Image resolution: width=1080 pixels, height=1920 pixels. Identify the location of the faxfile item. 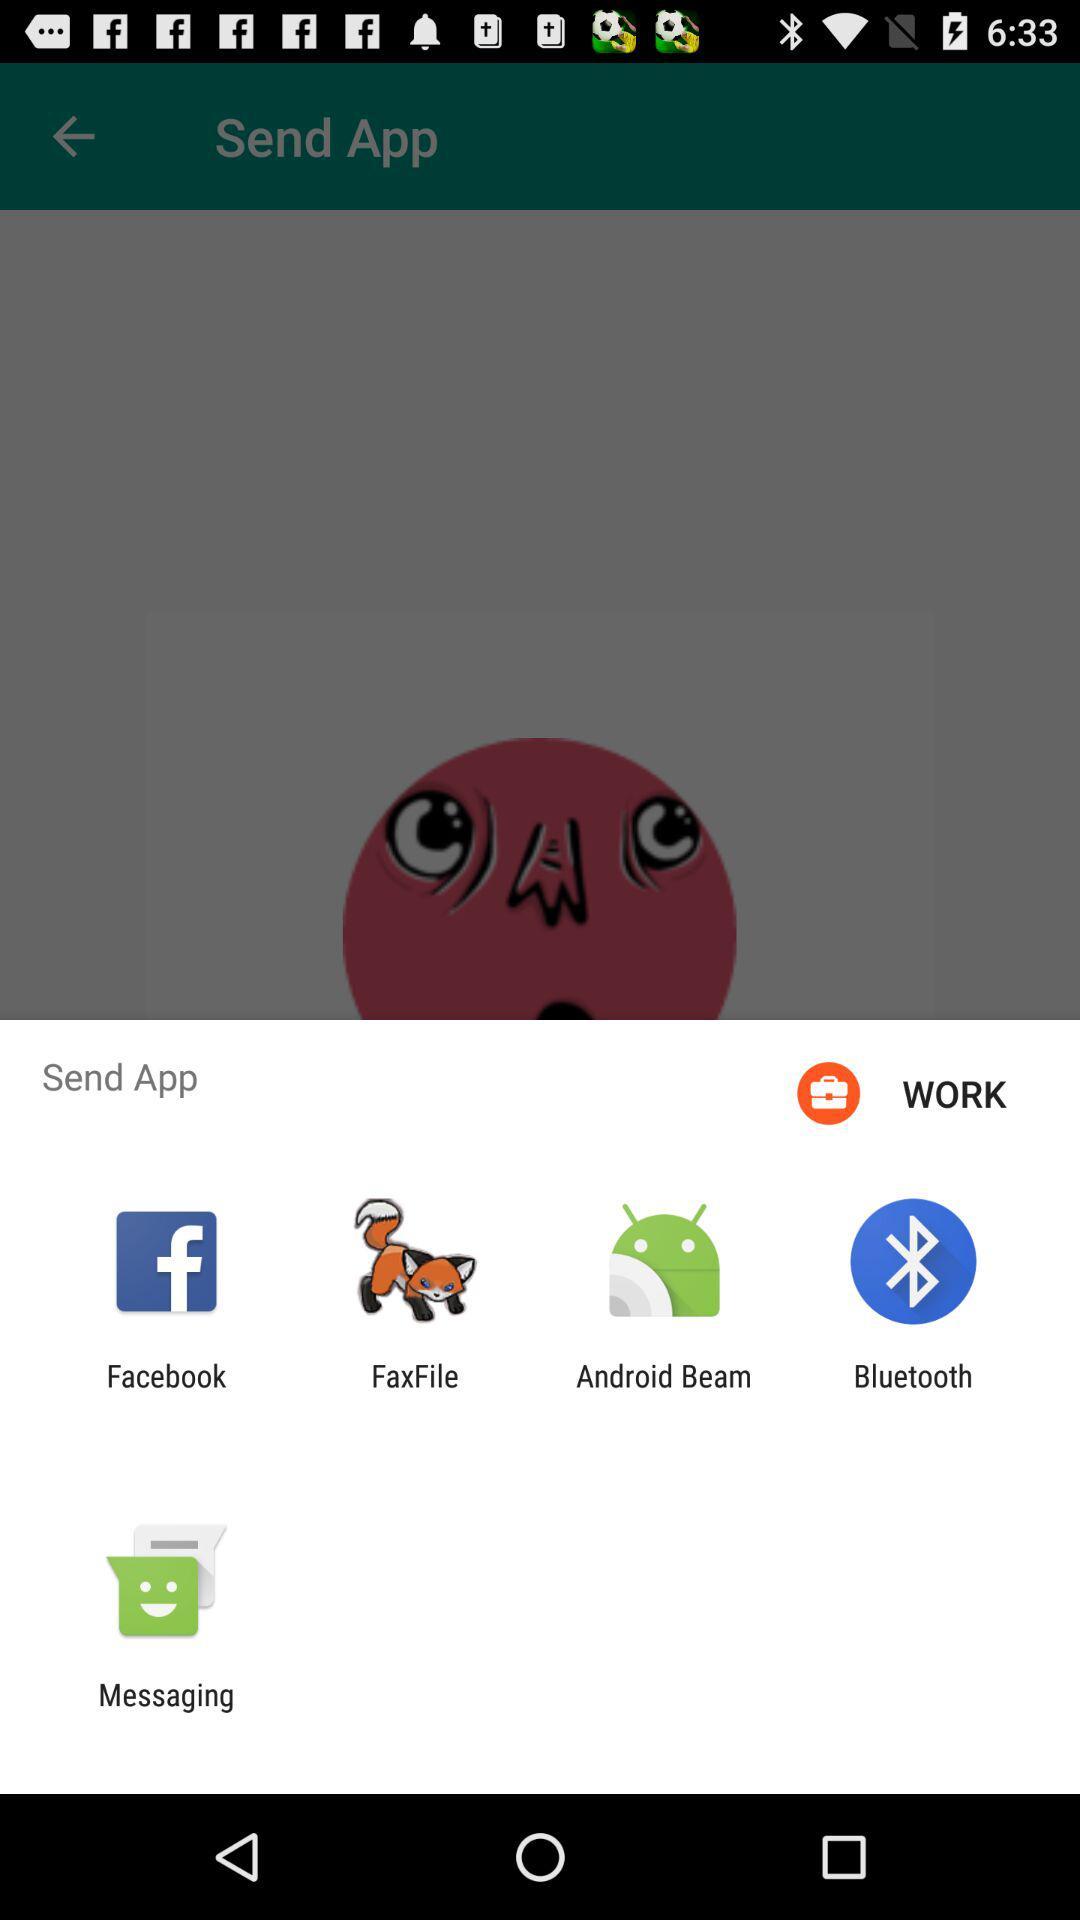
(414, 1392).